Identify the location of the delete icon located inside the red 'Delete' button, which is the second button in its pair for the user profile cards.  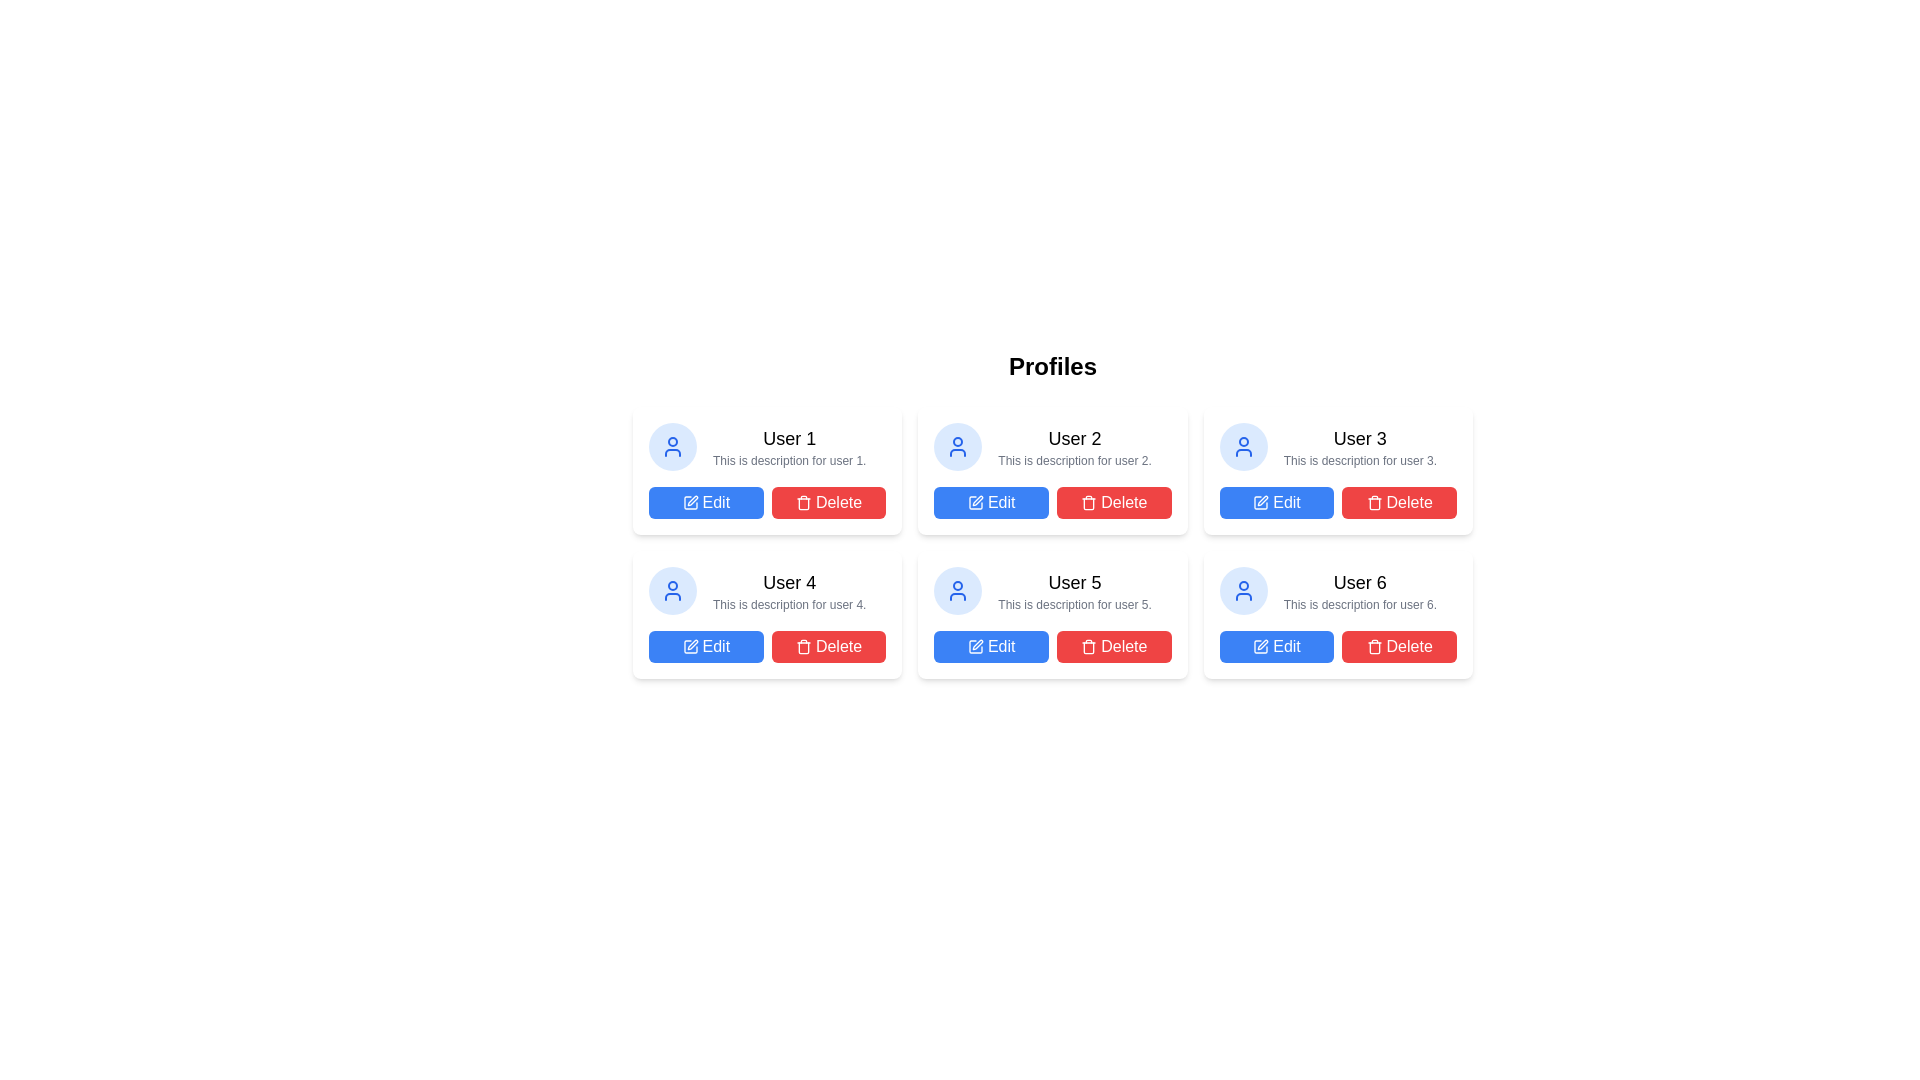
(1088, 647).